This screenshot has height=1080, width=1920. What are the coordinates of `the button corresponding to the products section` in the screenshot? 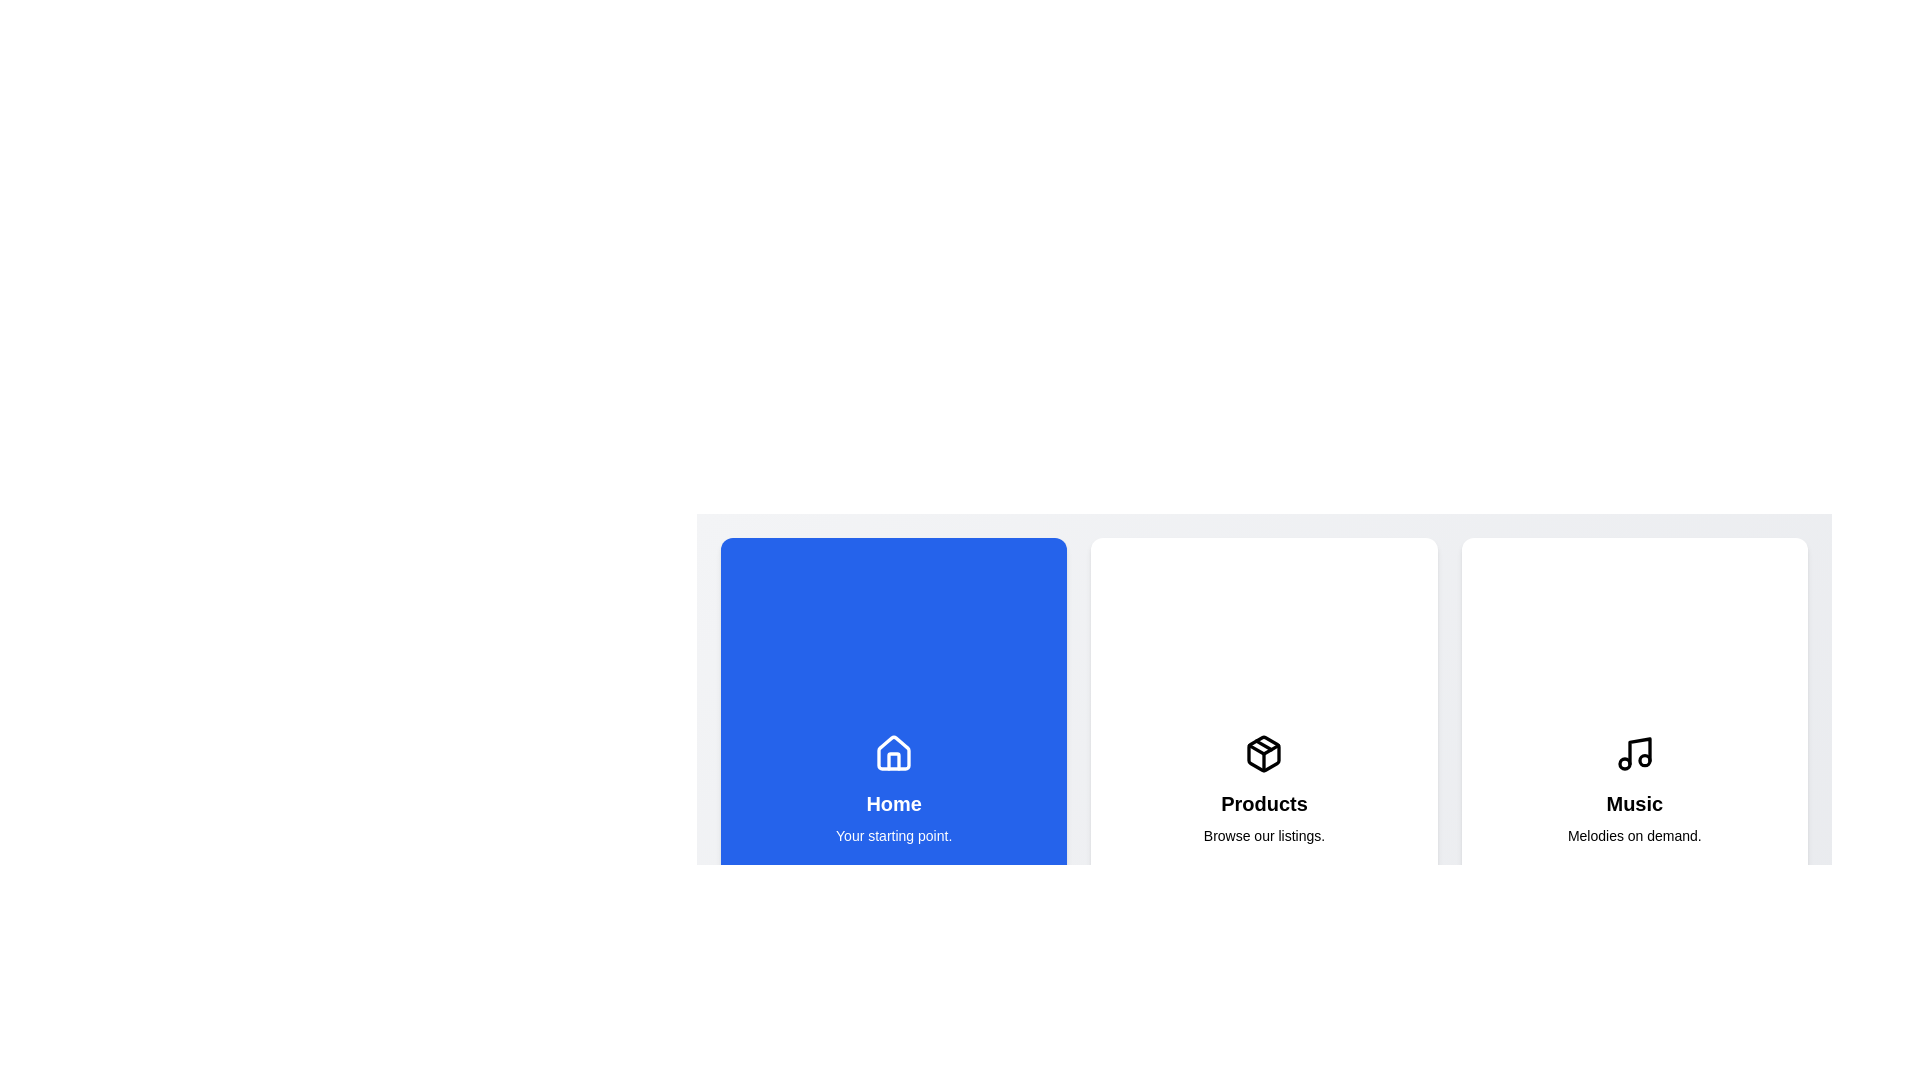 It's located at (1262, 789).